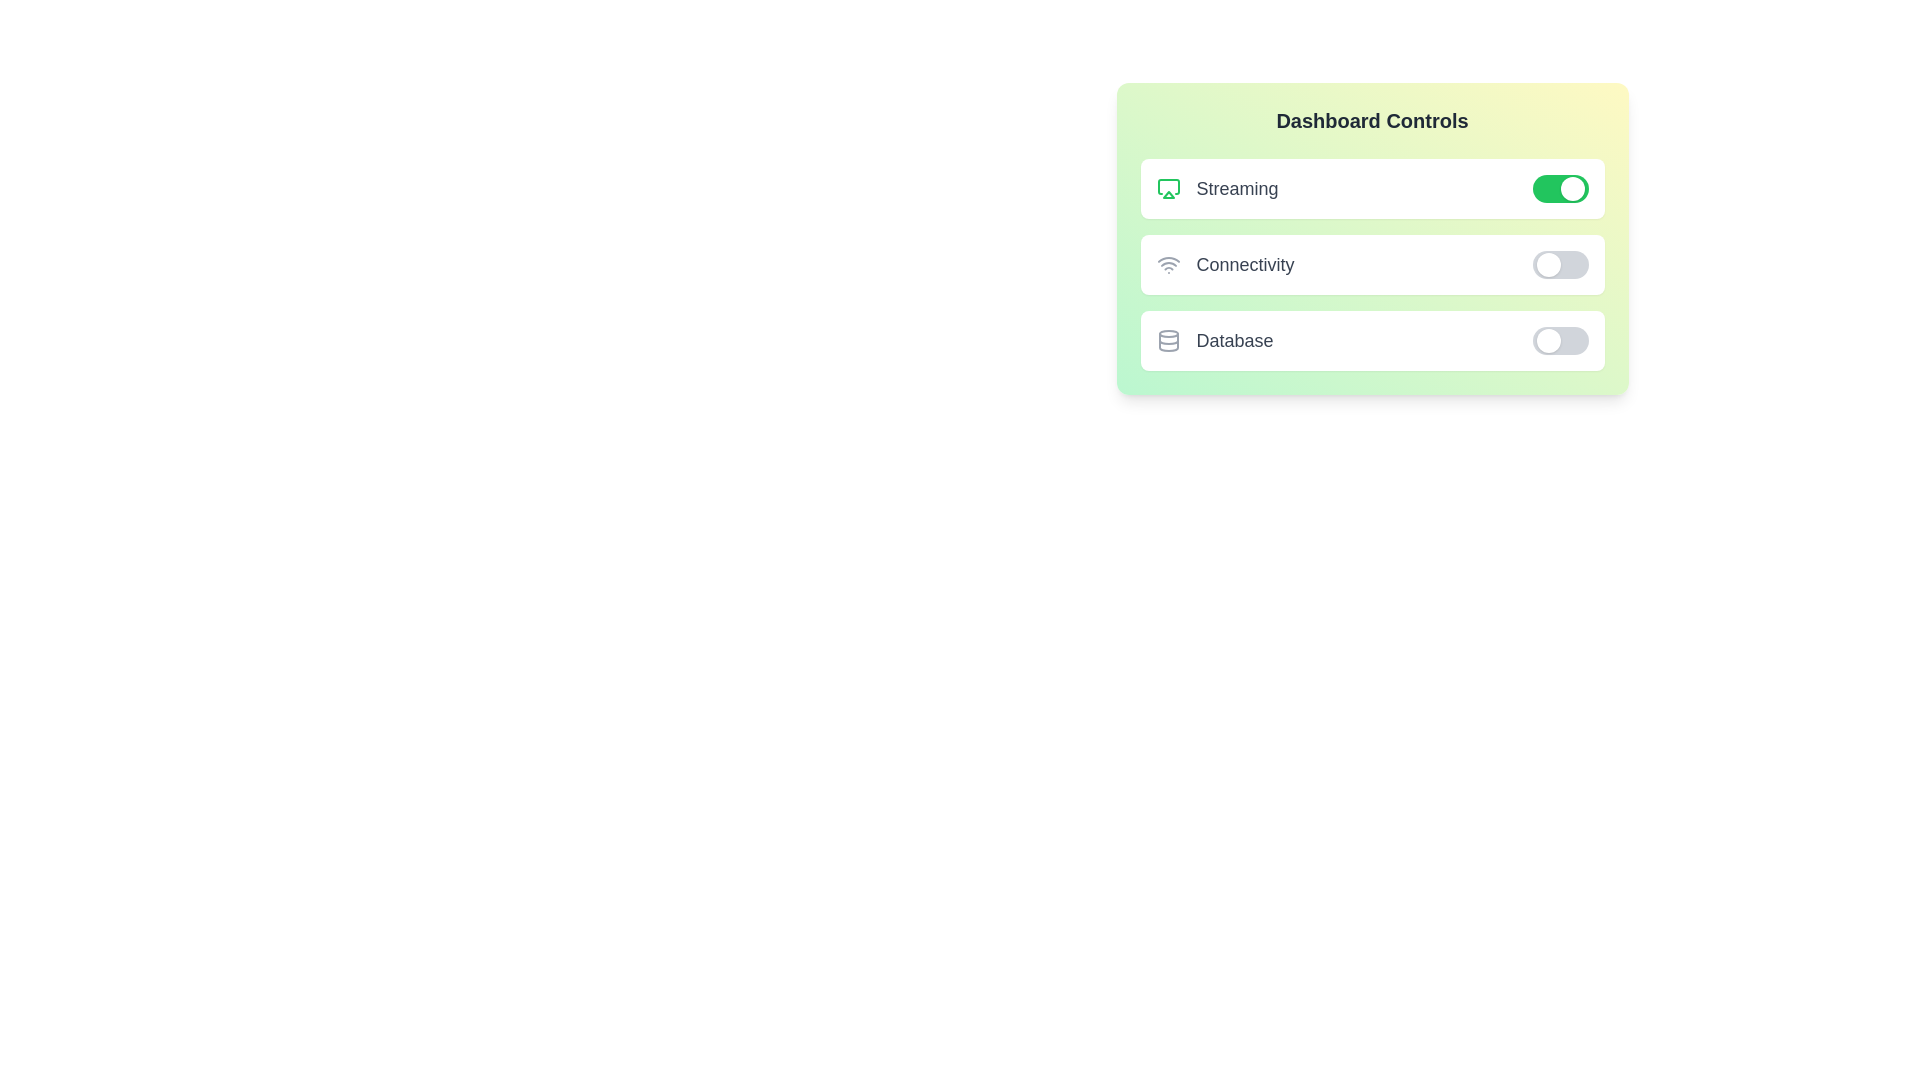  What do you see at coordinates (1559, 264) in the screenshot?
I see `the 'Connectivity' switch to toggle its state` at bounding box center [1559, 264].